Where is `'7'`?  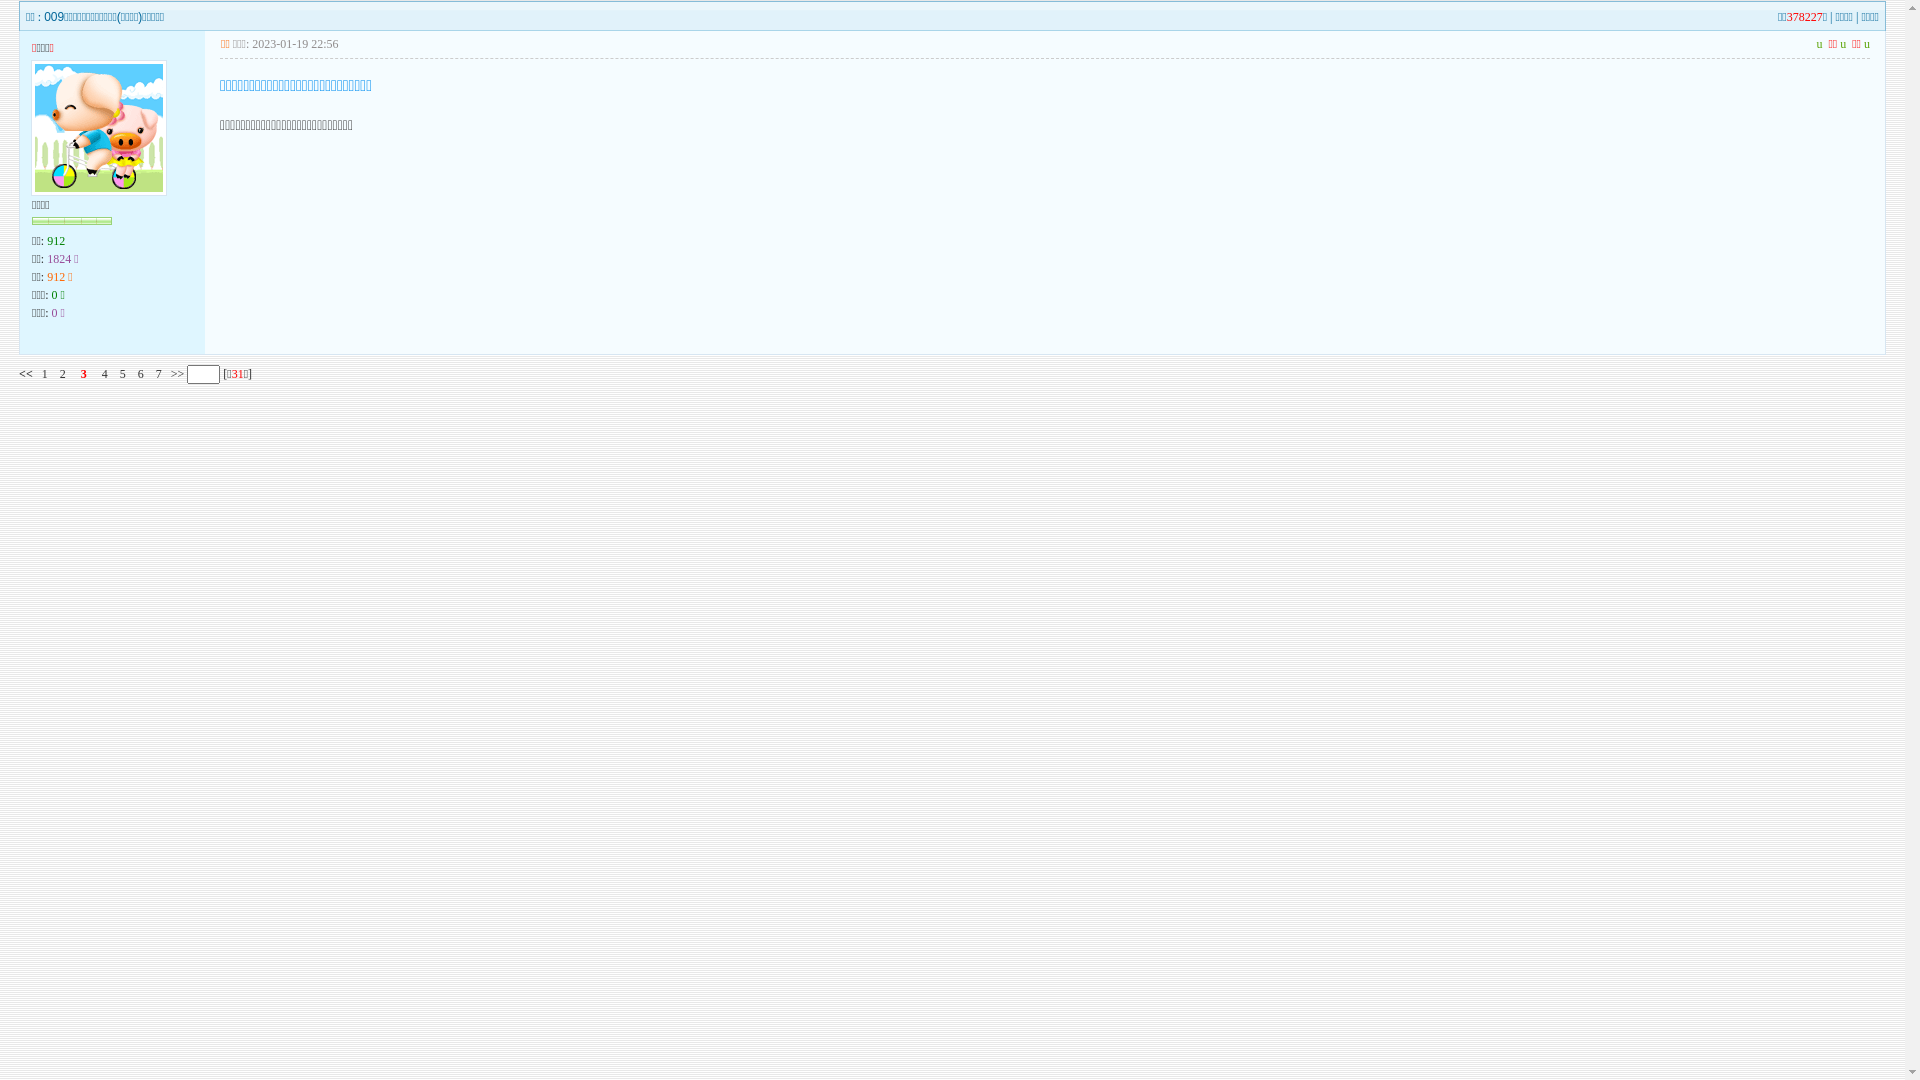
'7' is located at coordinates (157, 374).